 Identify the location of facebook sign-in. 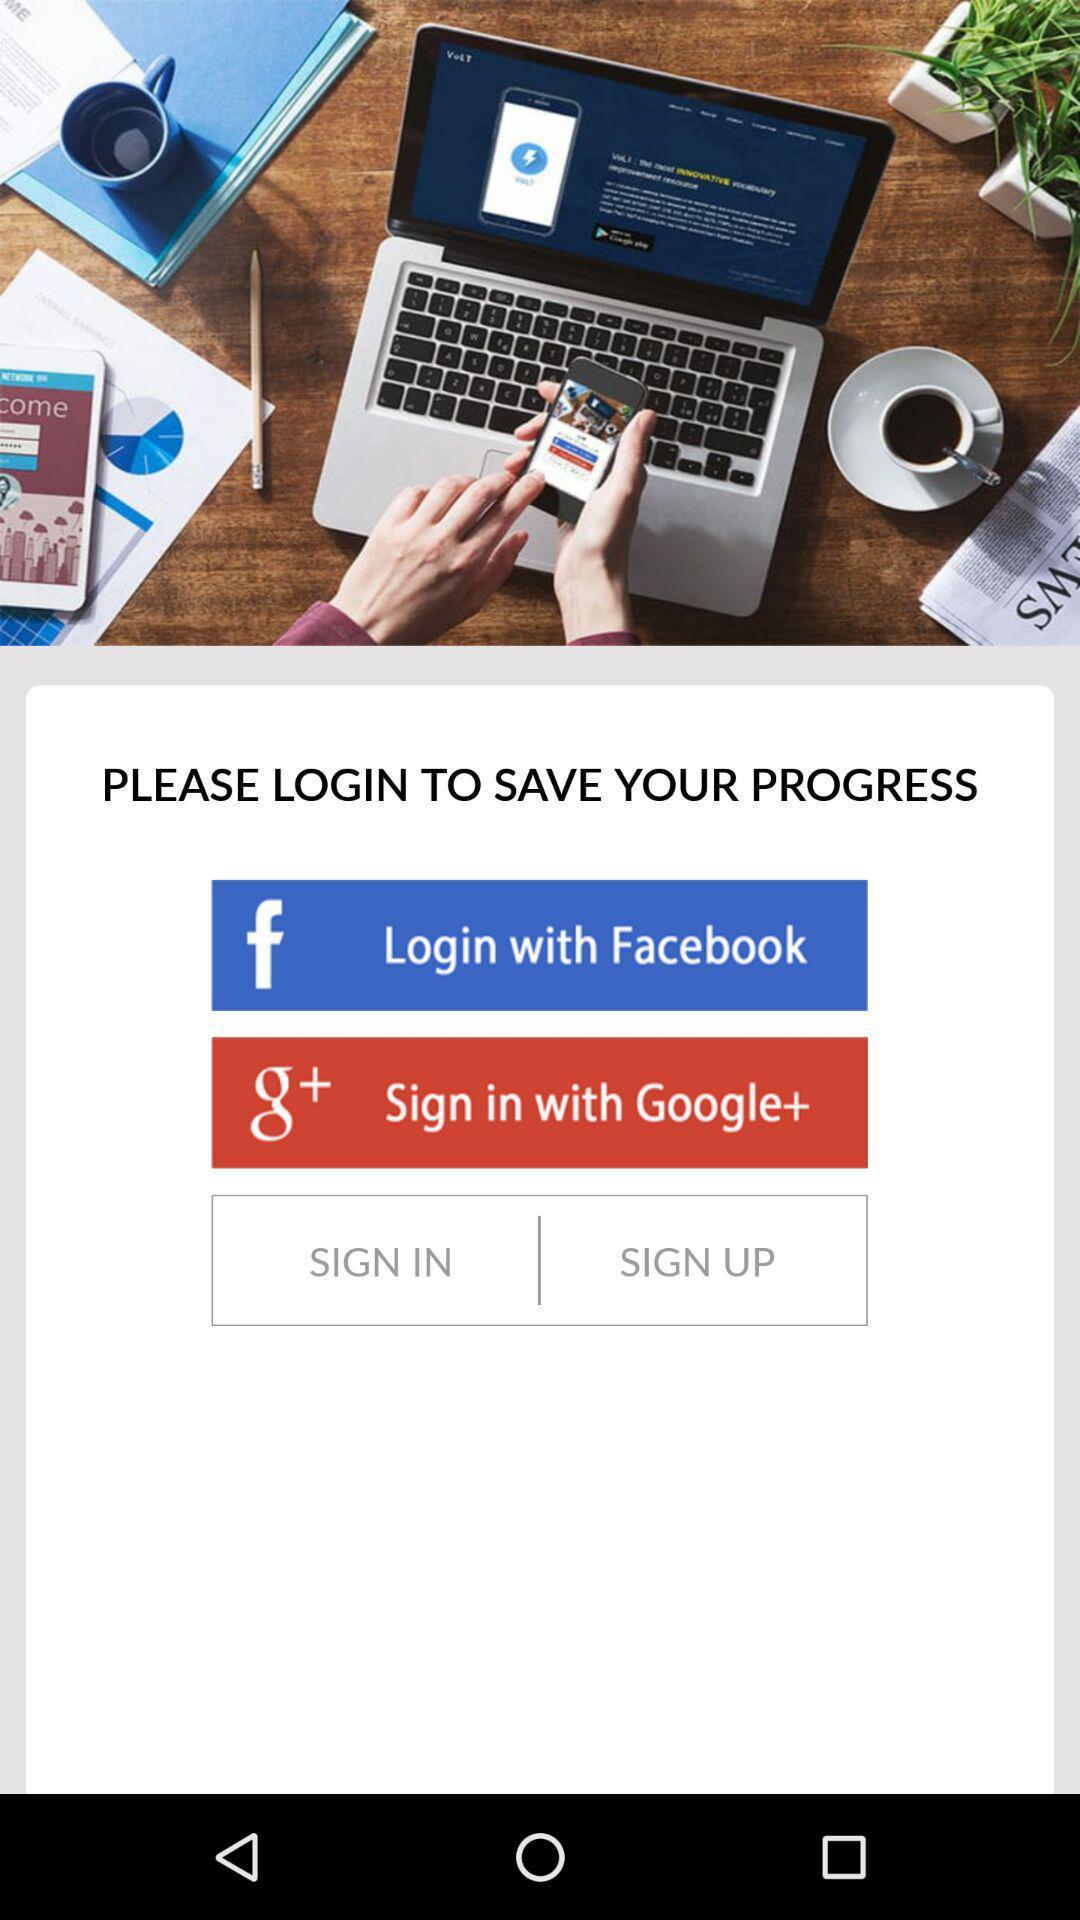
(538, 944).